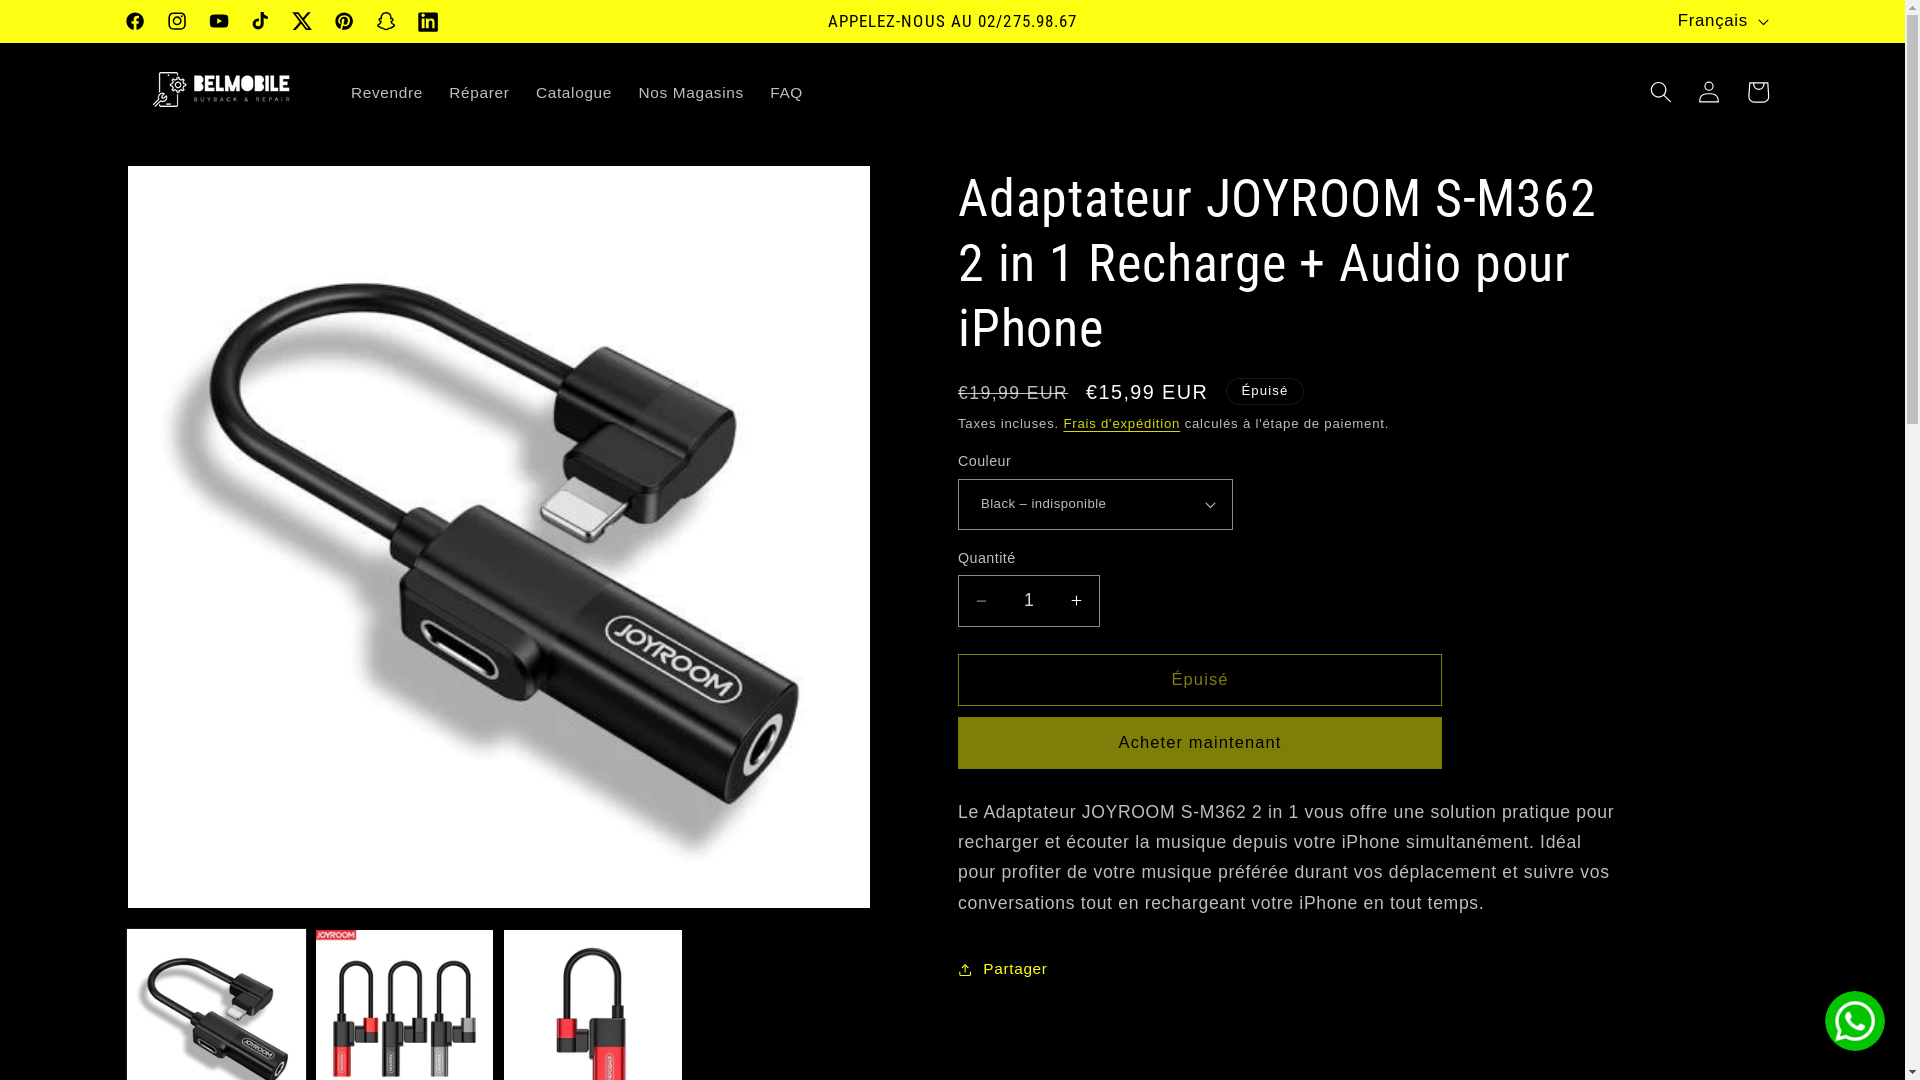  What do you see at coordinates (280, 22) in the screenshot?
I see `'Twitter'` at bounding box center [280, 22].